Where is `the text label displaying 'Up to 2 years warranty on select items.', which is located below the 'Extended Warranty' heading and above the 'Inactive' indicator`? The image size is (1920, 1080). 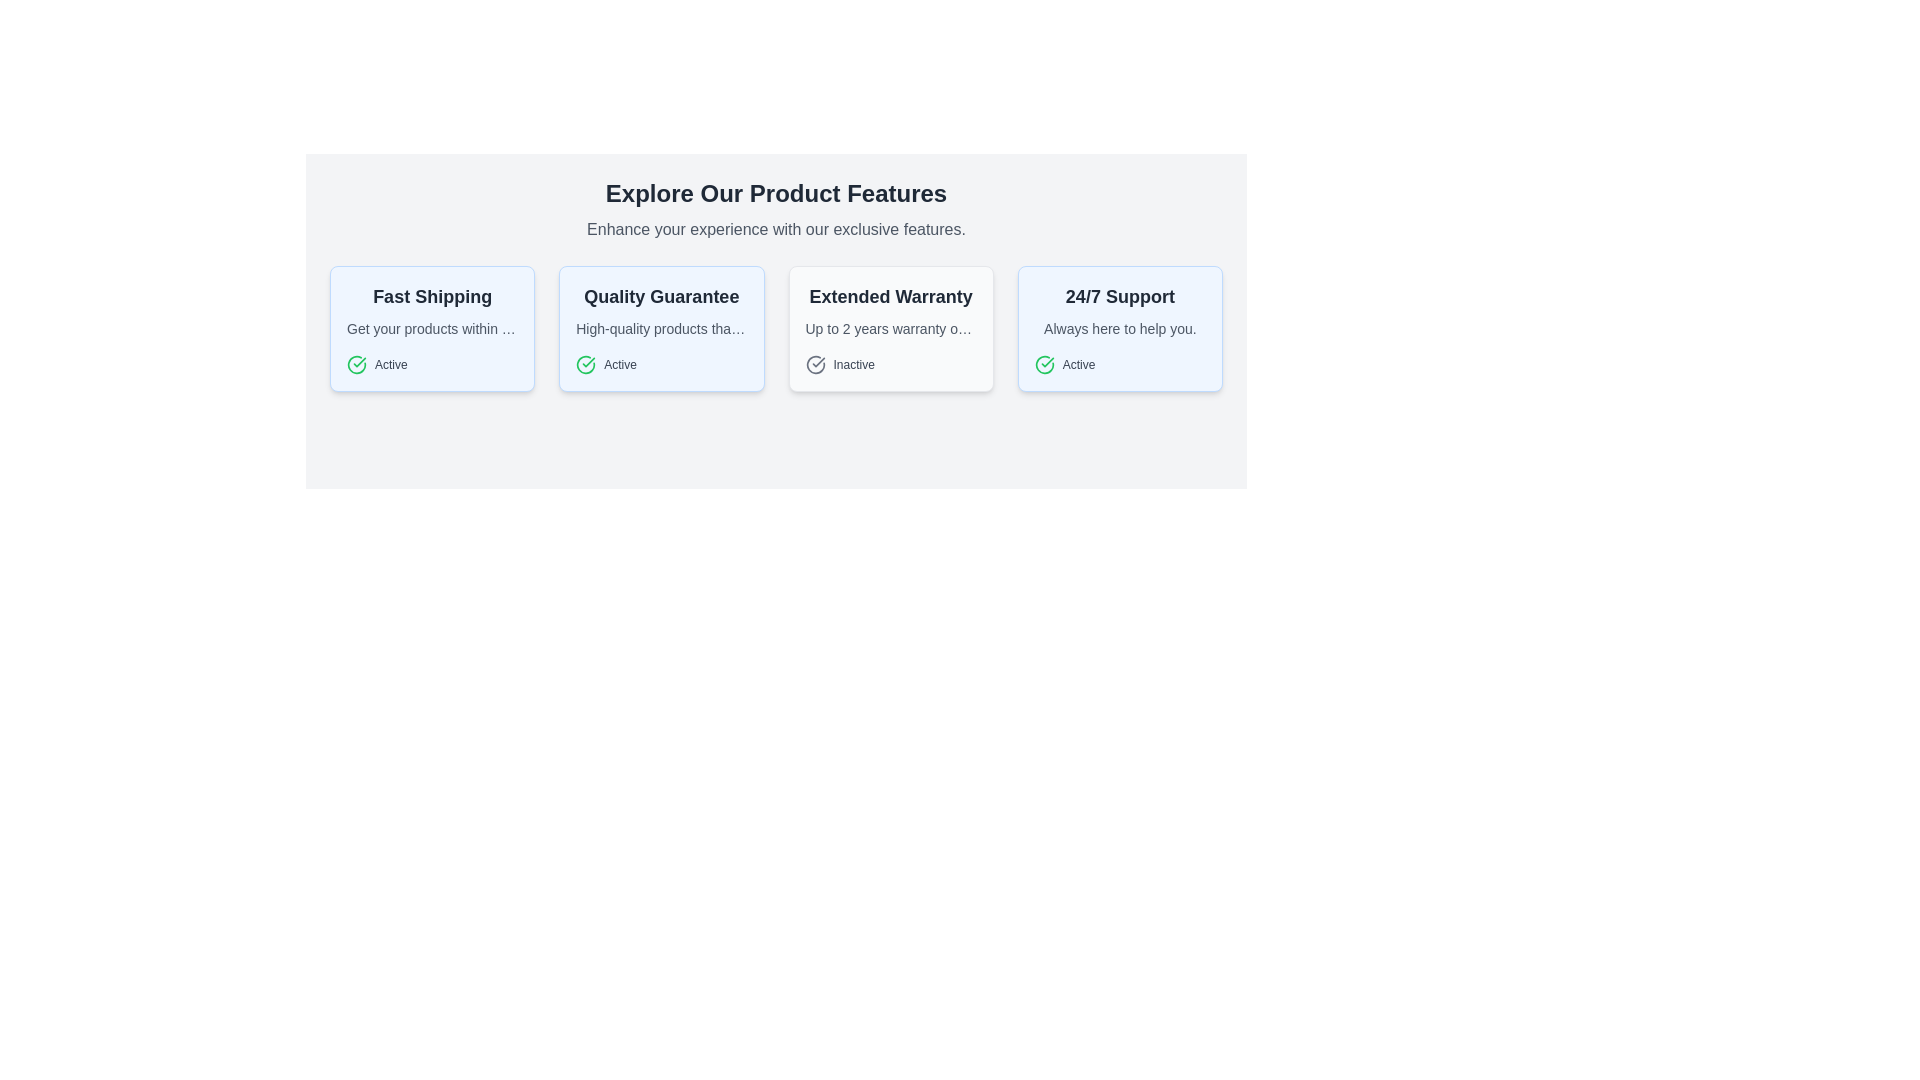 the text label displaying 'Up to 2 years warranty on select items.', which is located below the 'Extended Warranty' heading and above the 'Inactive' indicator is located at coordinates (890, 327).